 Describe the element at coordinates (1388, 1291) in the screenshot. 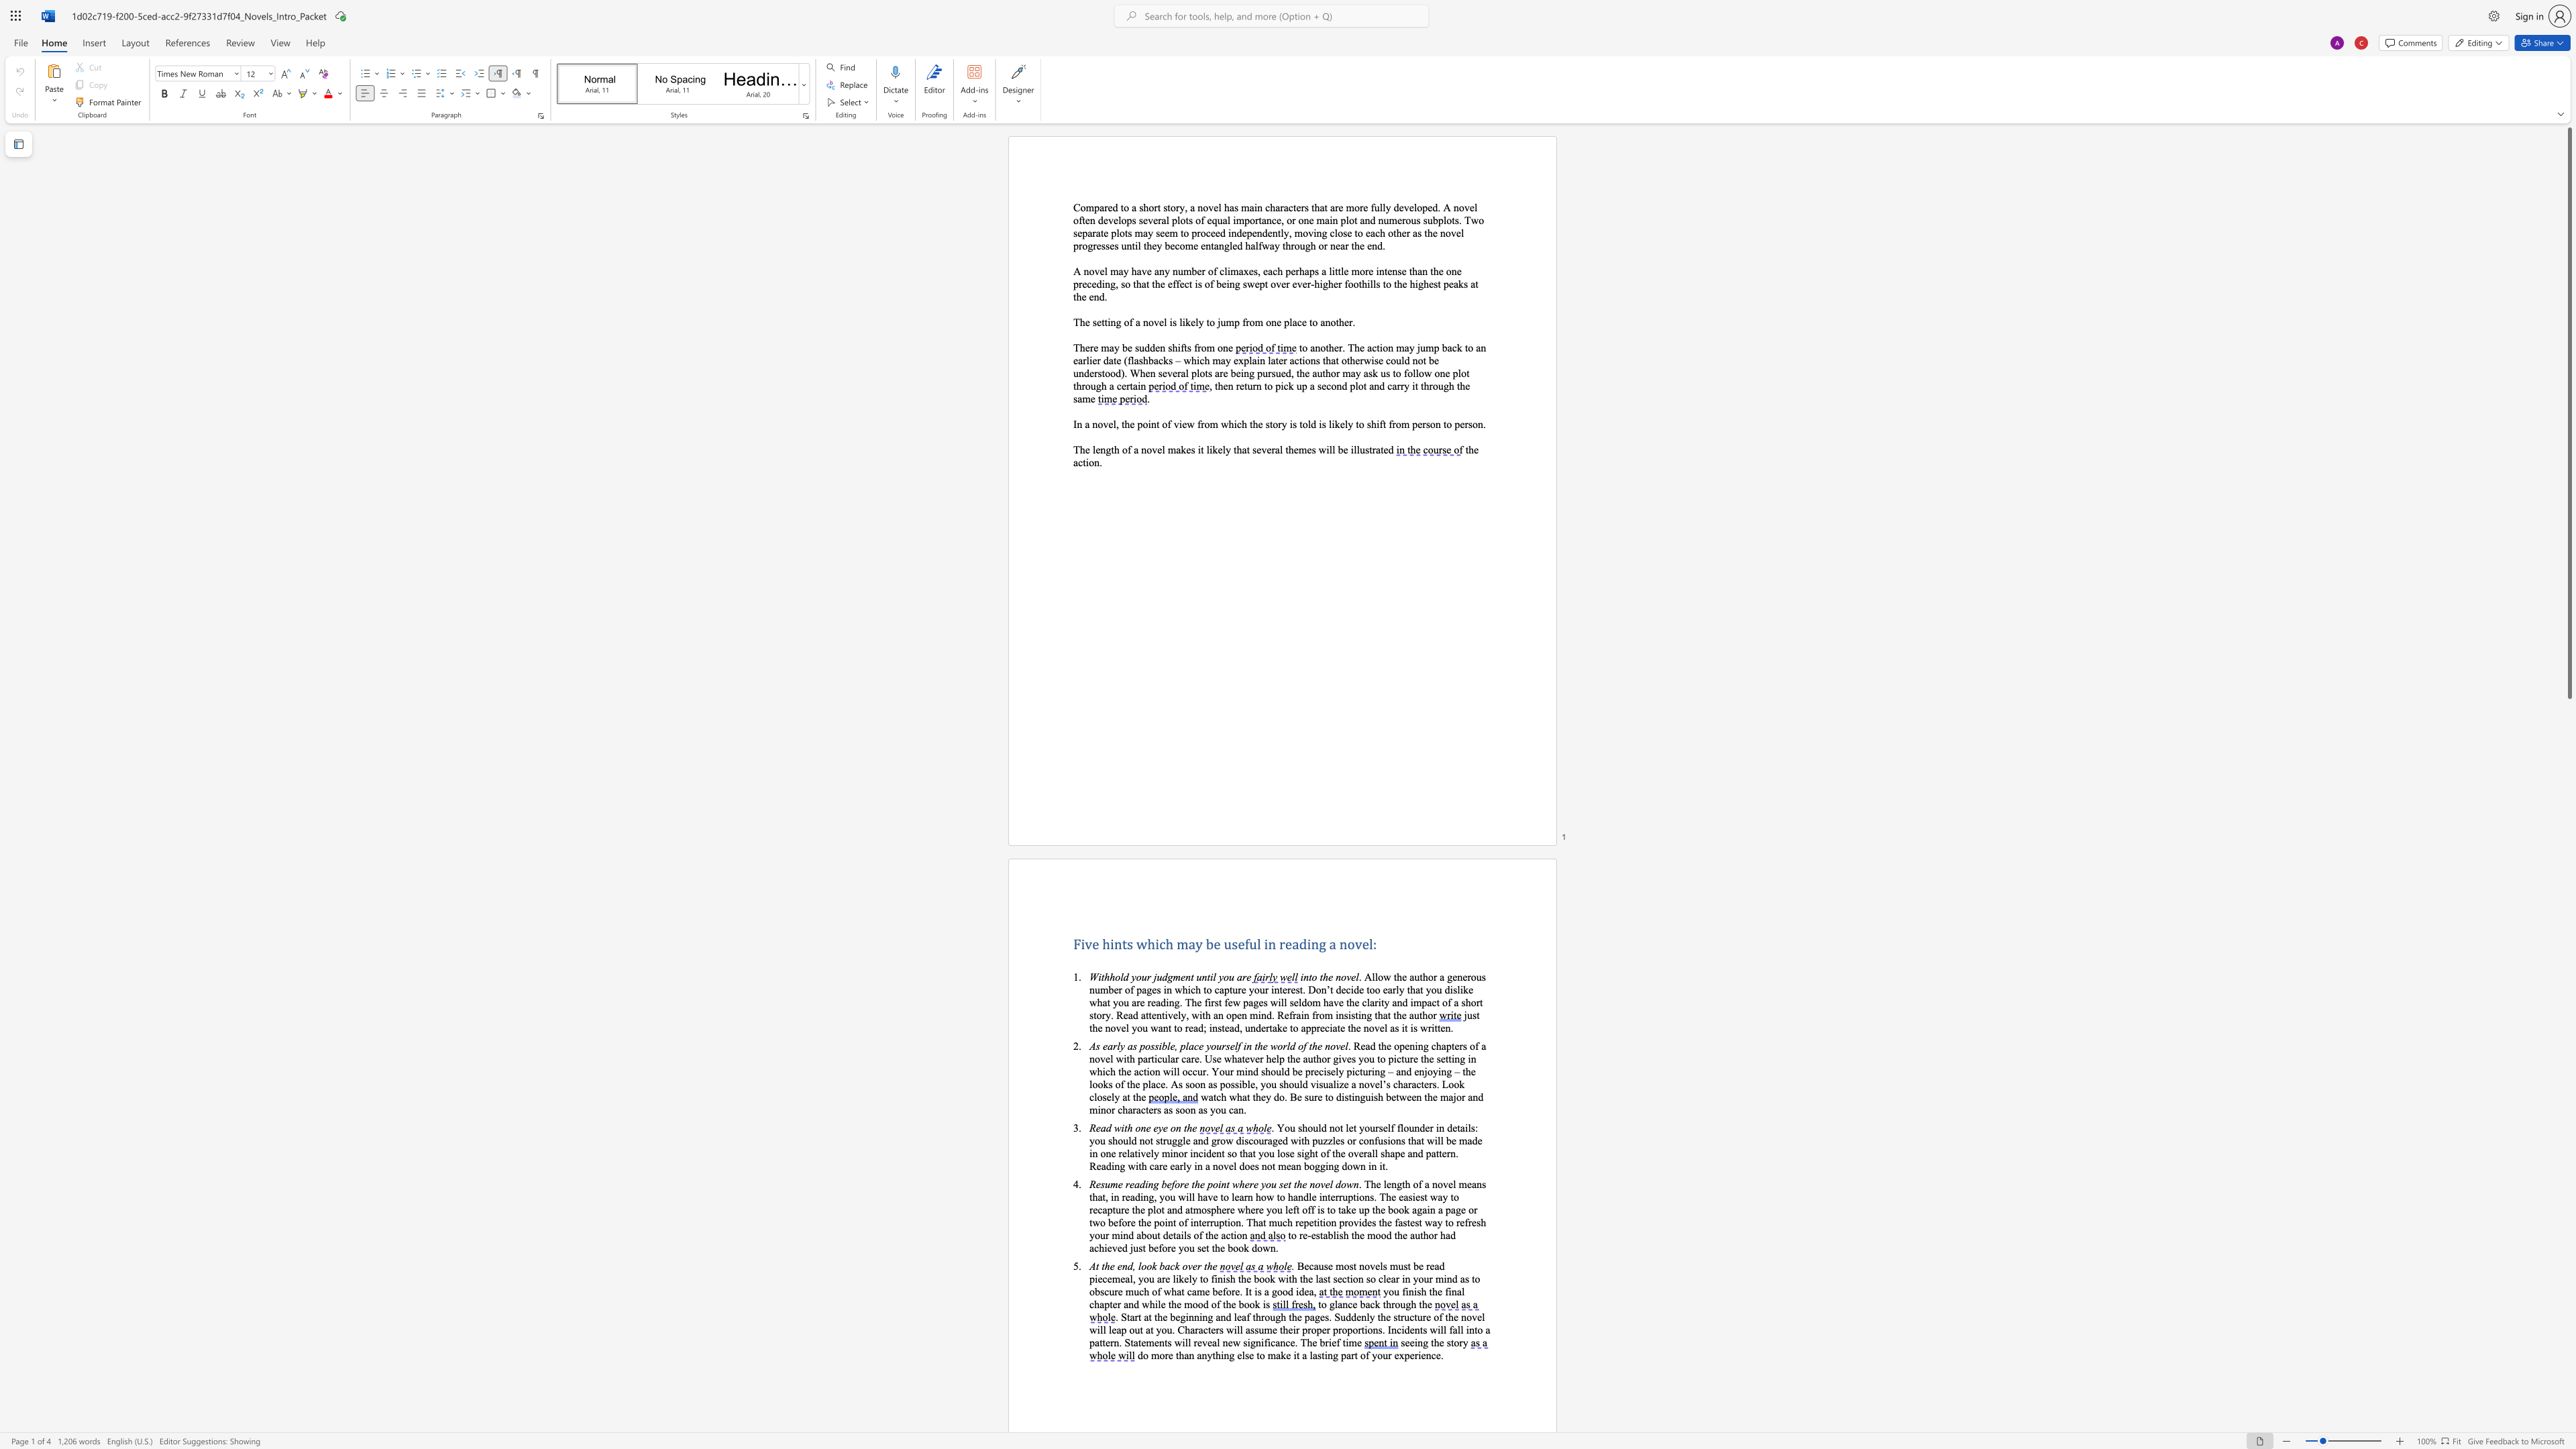

I see `the space between the continuous character "y" and "o" in the text` at that location.